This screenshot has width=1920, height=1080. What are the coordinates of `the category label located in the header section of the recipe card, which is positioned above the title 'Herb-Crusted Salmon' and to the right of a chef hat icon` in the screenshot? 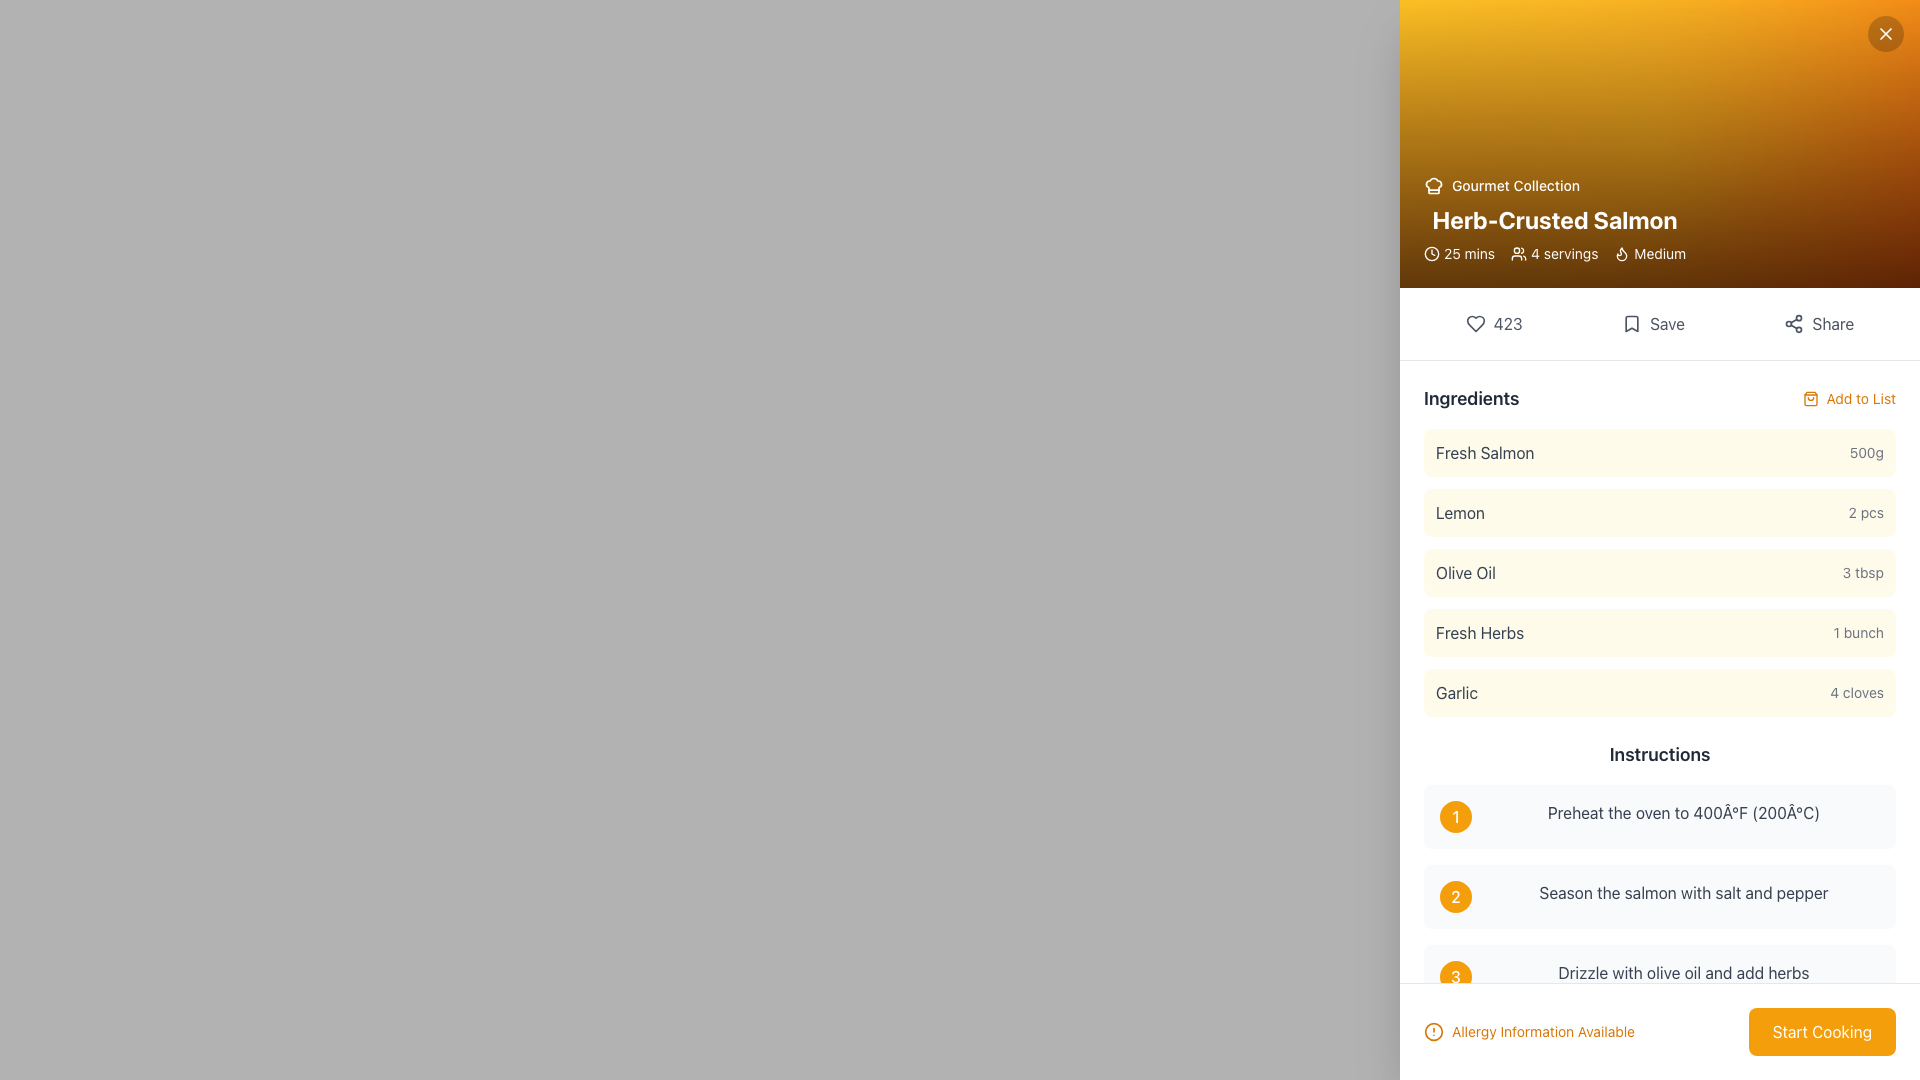 It's located at (1554, 185).